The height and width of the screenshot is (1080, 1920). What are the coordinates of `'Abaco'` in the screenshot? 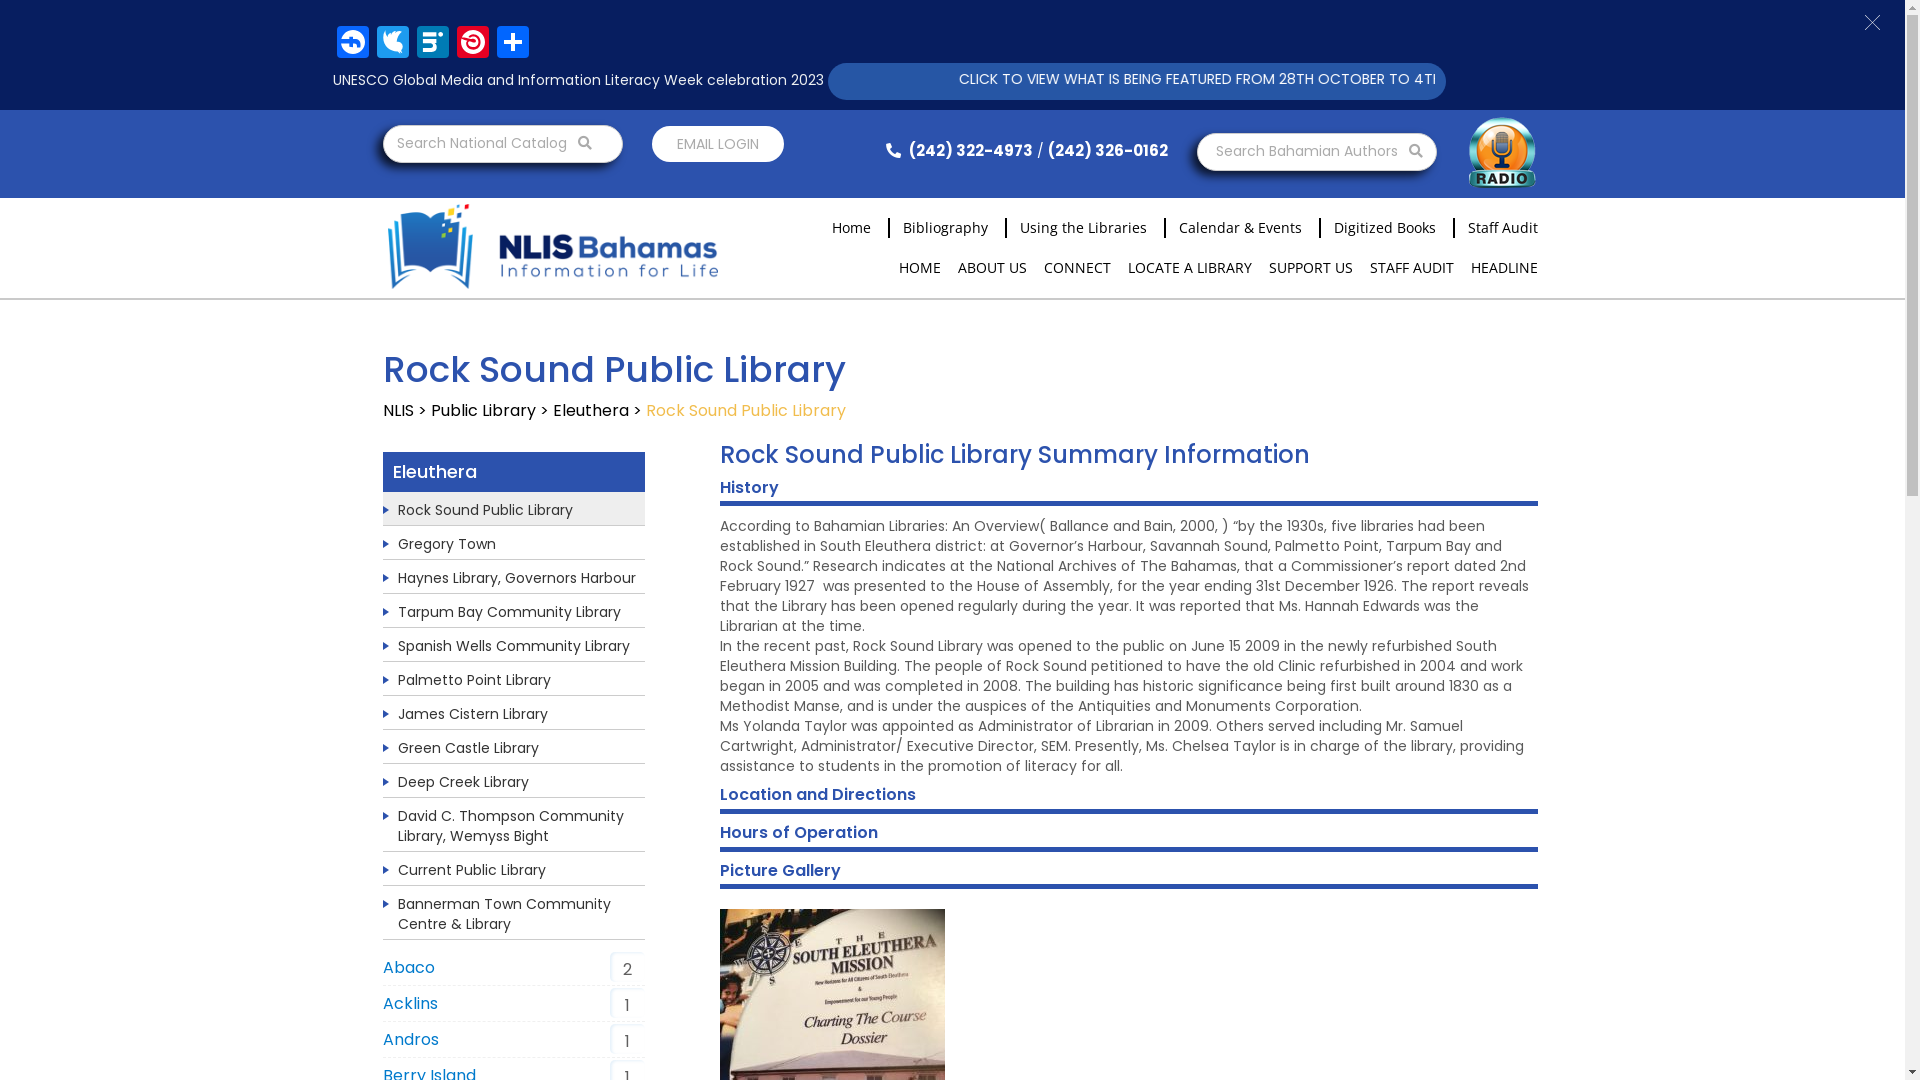 It's located at (407, 966).